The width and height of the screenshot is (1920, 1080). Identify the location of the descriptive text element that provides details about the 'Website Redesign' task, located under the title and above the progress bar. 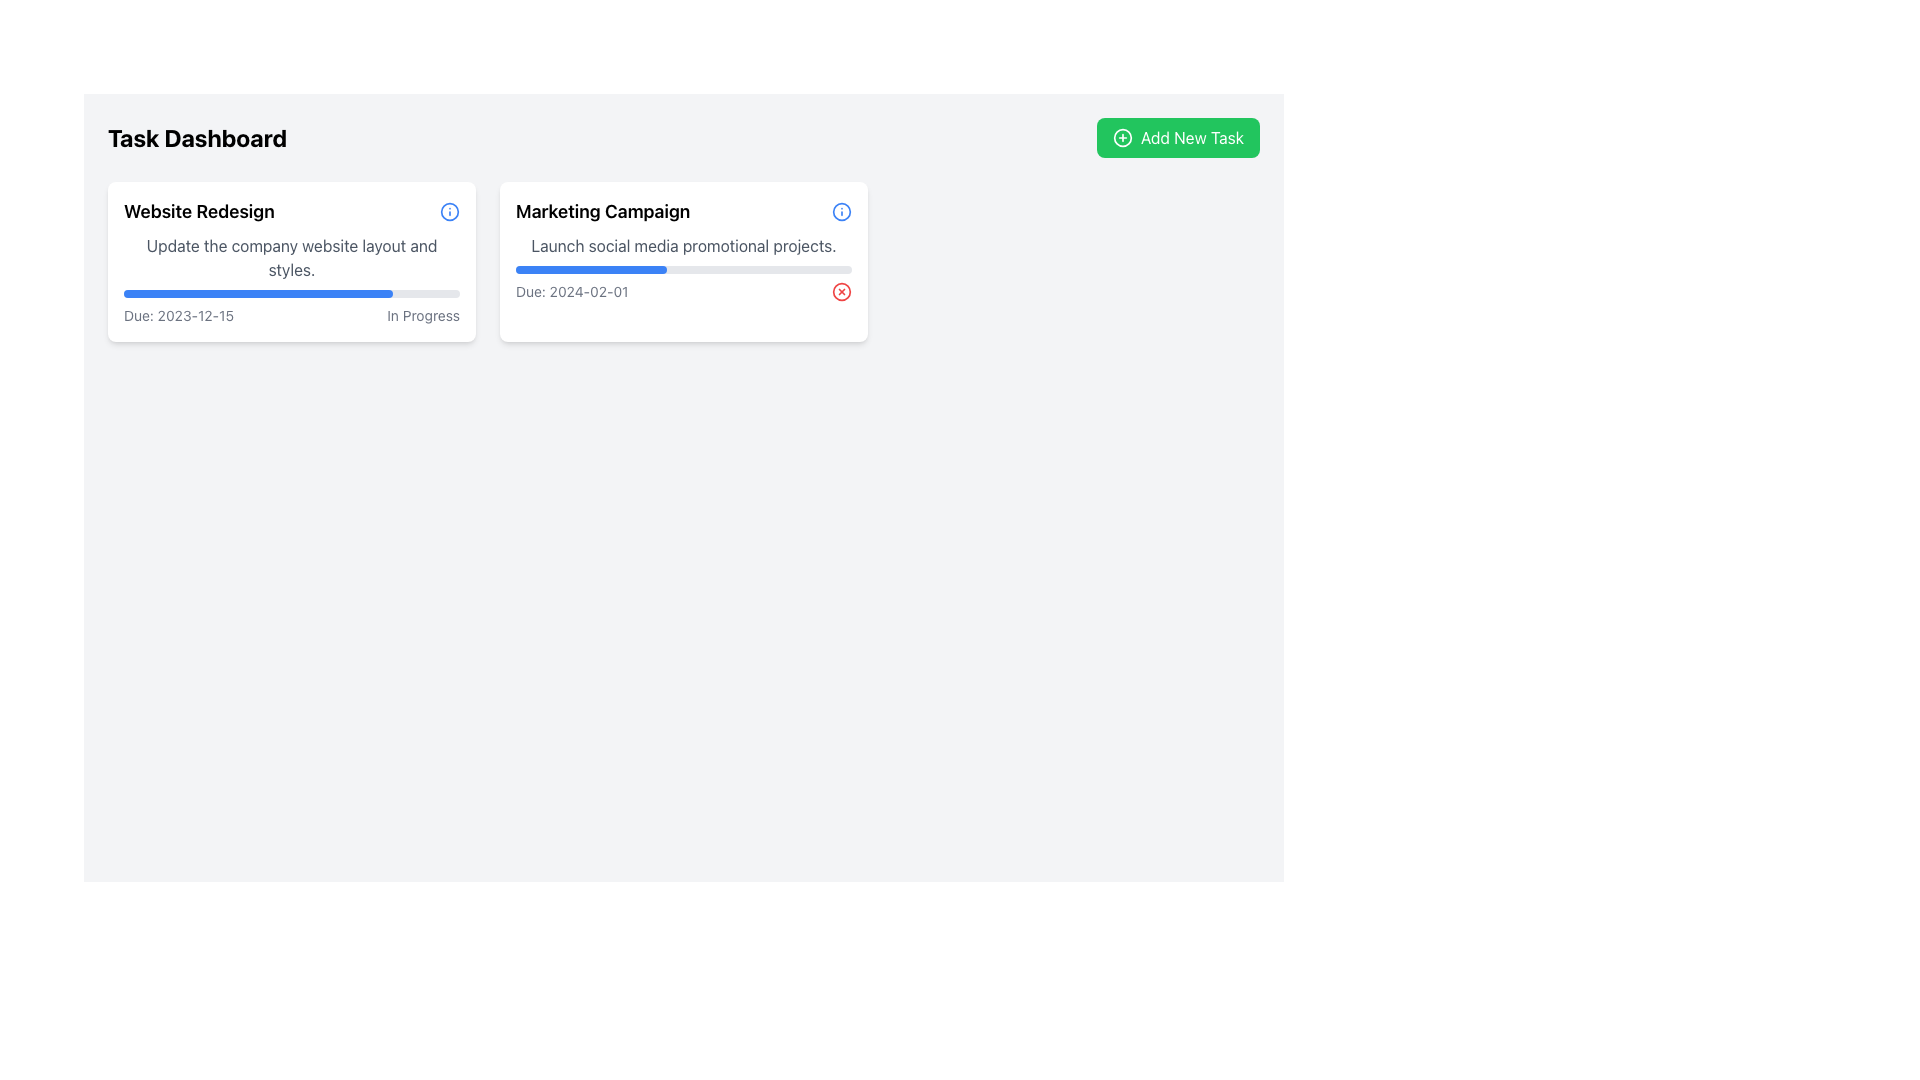
(291, 257).